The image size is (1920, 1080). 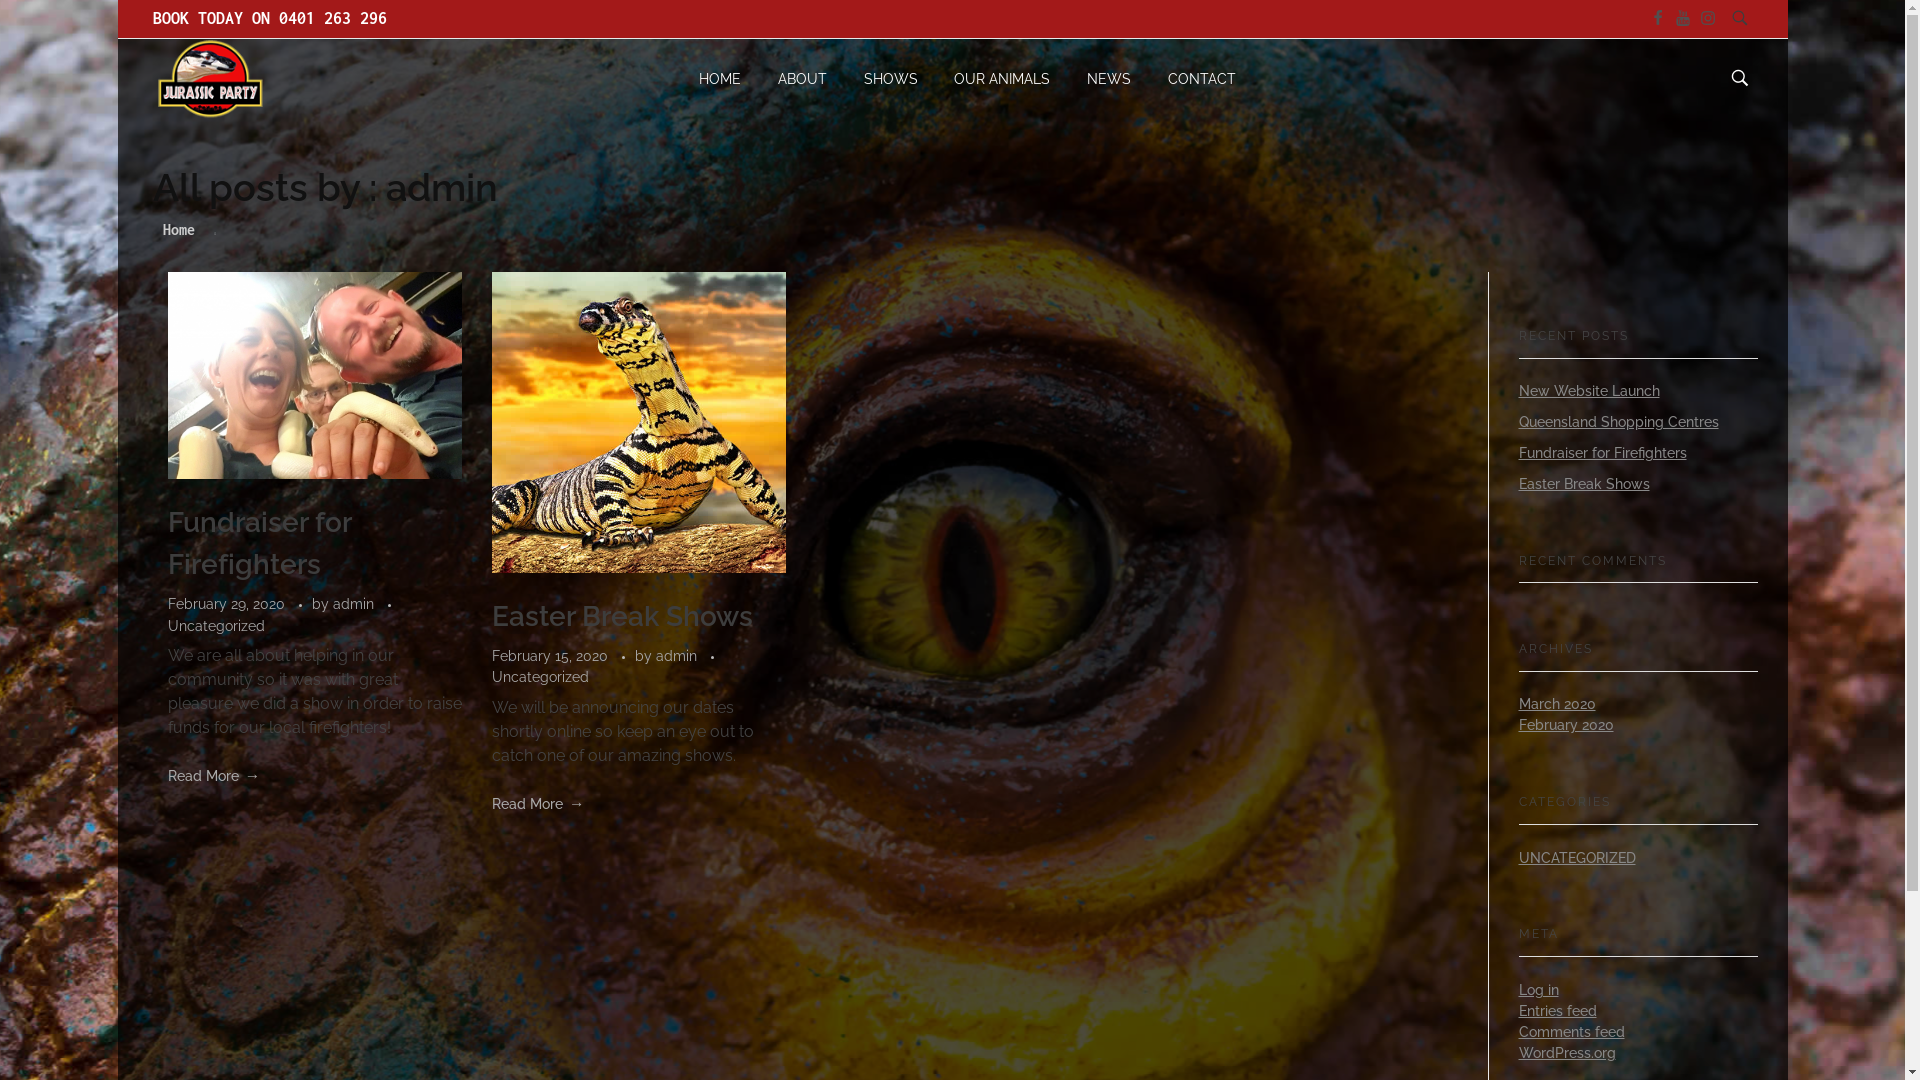 I want to click on 'Home', so click(x=177, y=228).